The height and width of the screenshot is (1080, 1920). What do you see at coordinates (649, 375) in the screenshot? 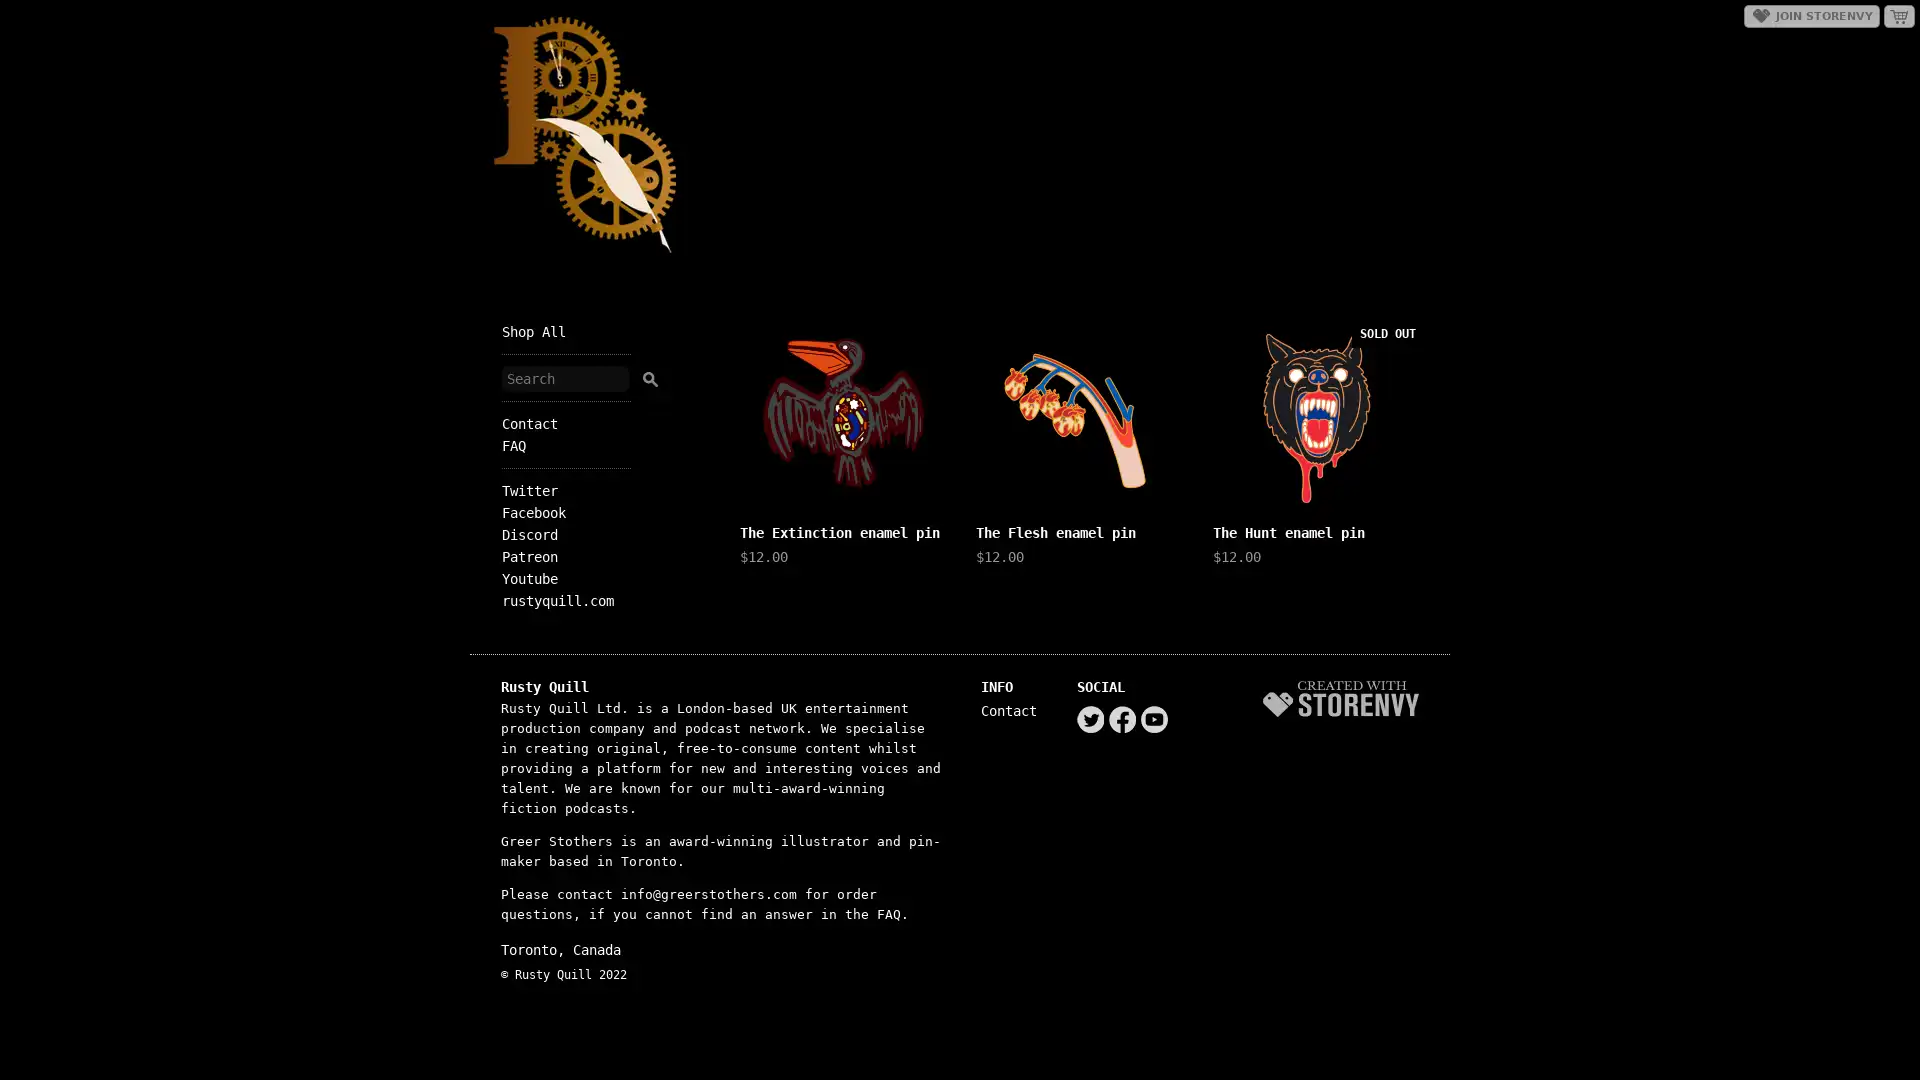
I see `Search` at bounding box center [649, 375].